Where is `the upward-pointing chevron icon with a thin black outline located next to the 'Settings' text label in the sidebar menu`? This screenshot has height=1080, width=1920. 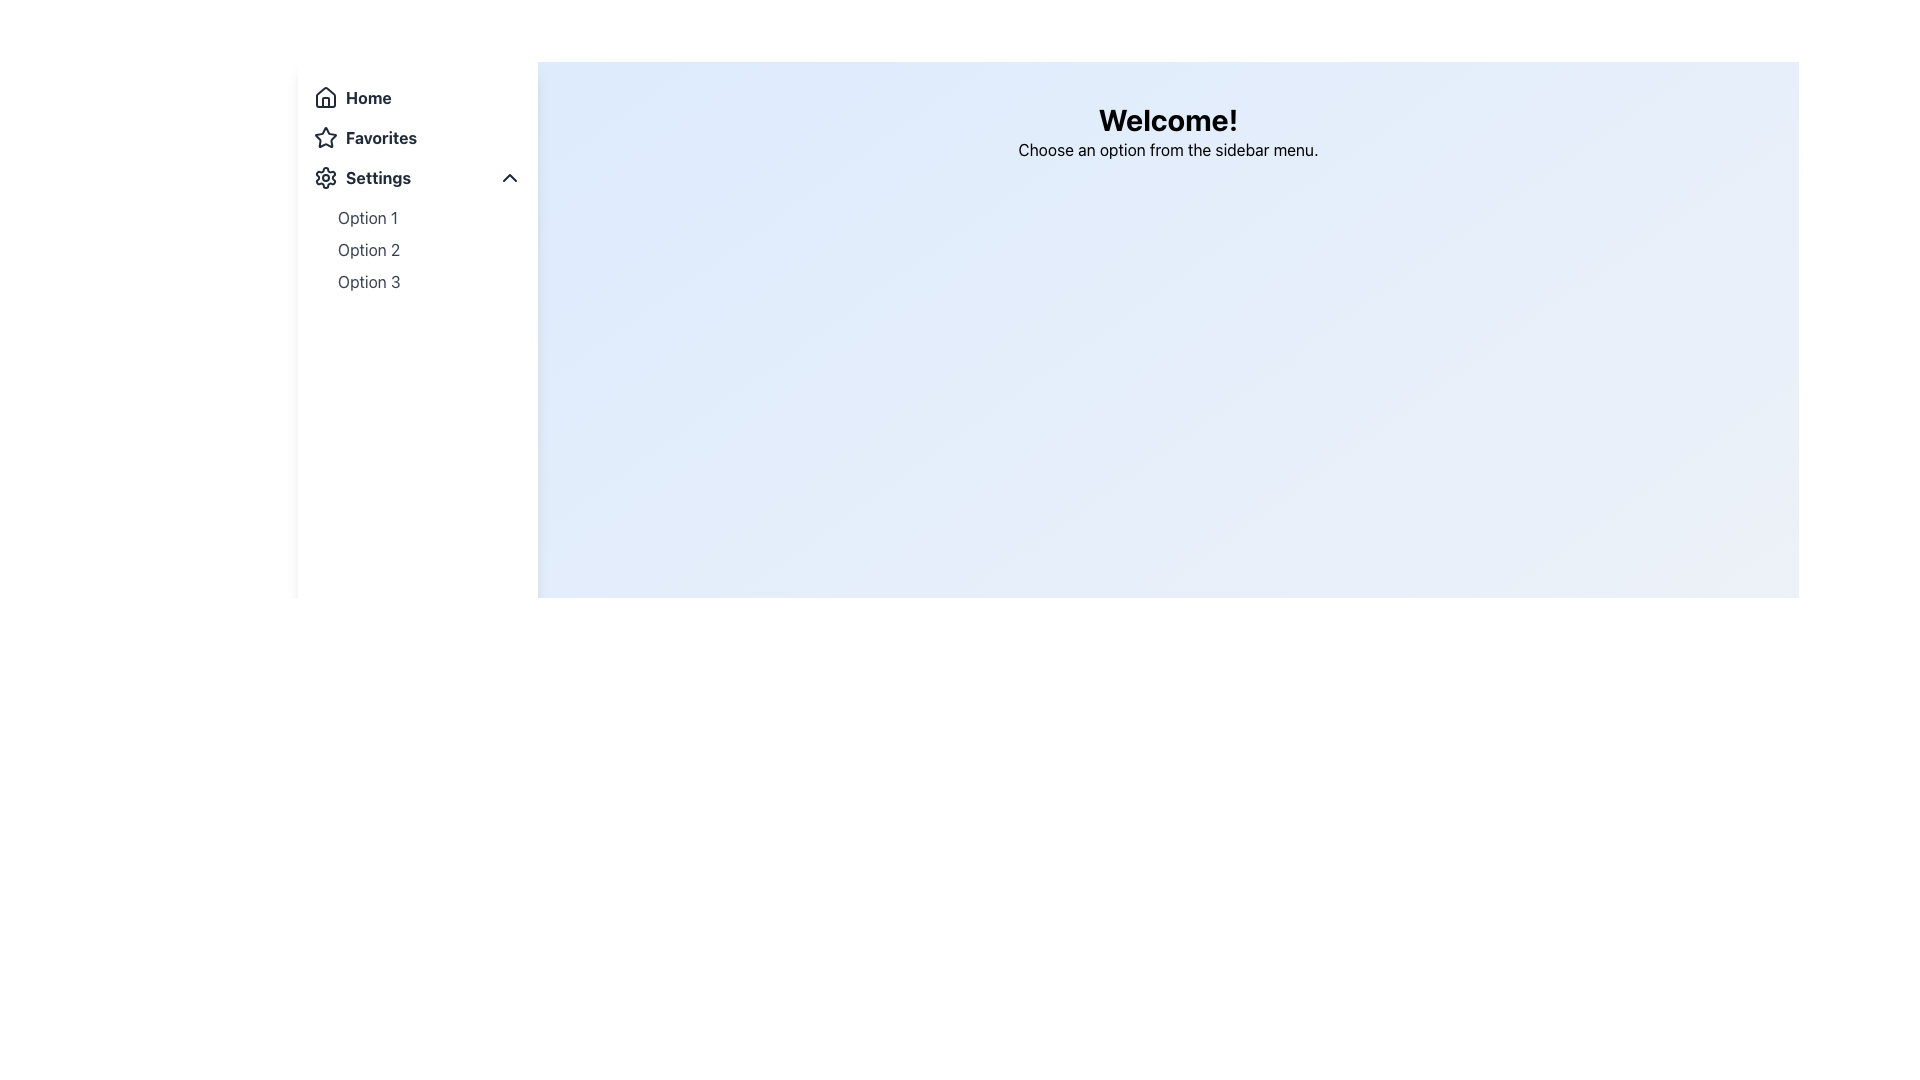
the upward-pointing chevron icon with a thin black outline located next to the 'Settings' text label in the sidebar menu is located at coordinates (509, 176).